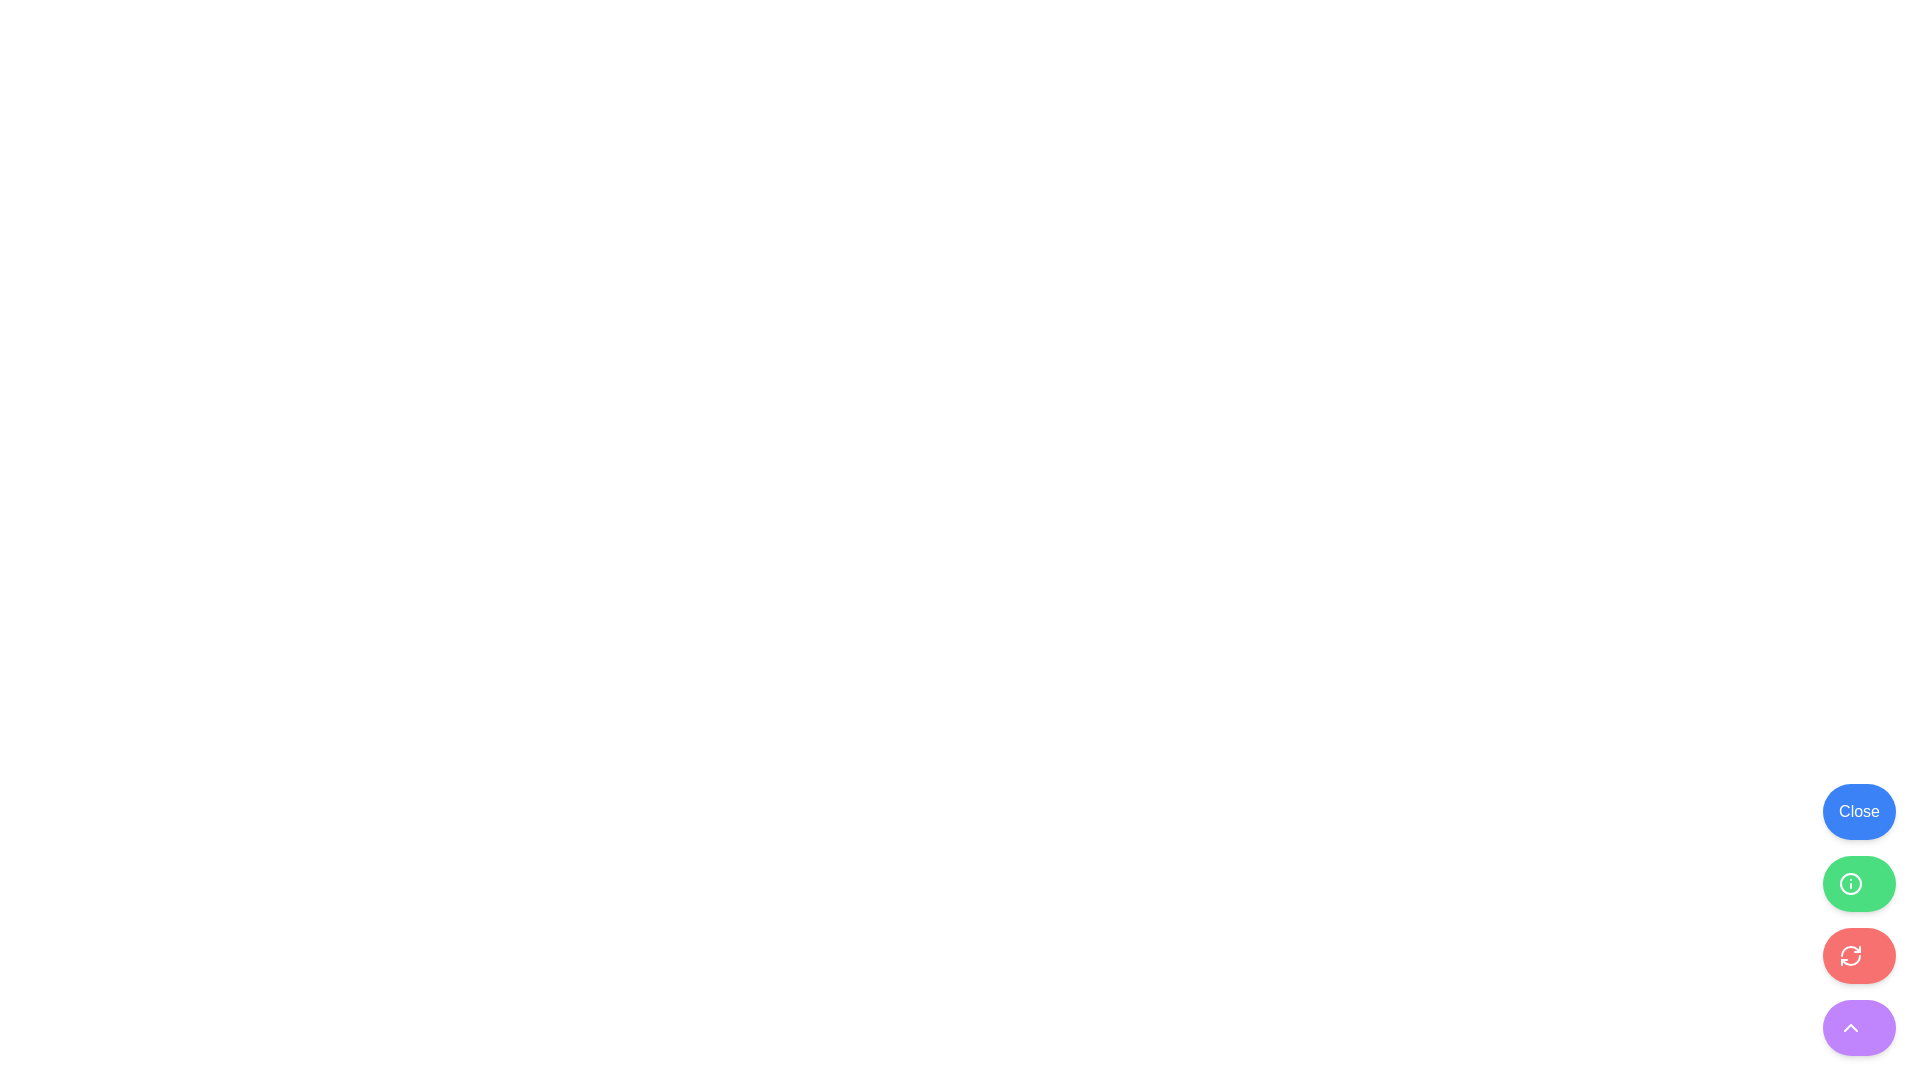 The image size is (1920, 1080). I want to click on the informational icon button located below the blue 'Close' button and above the red rotate button, so click(1850, 882).